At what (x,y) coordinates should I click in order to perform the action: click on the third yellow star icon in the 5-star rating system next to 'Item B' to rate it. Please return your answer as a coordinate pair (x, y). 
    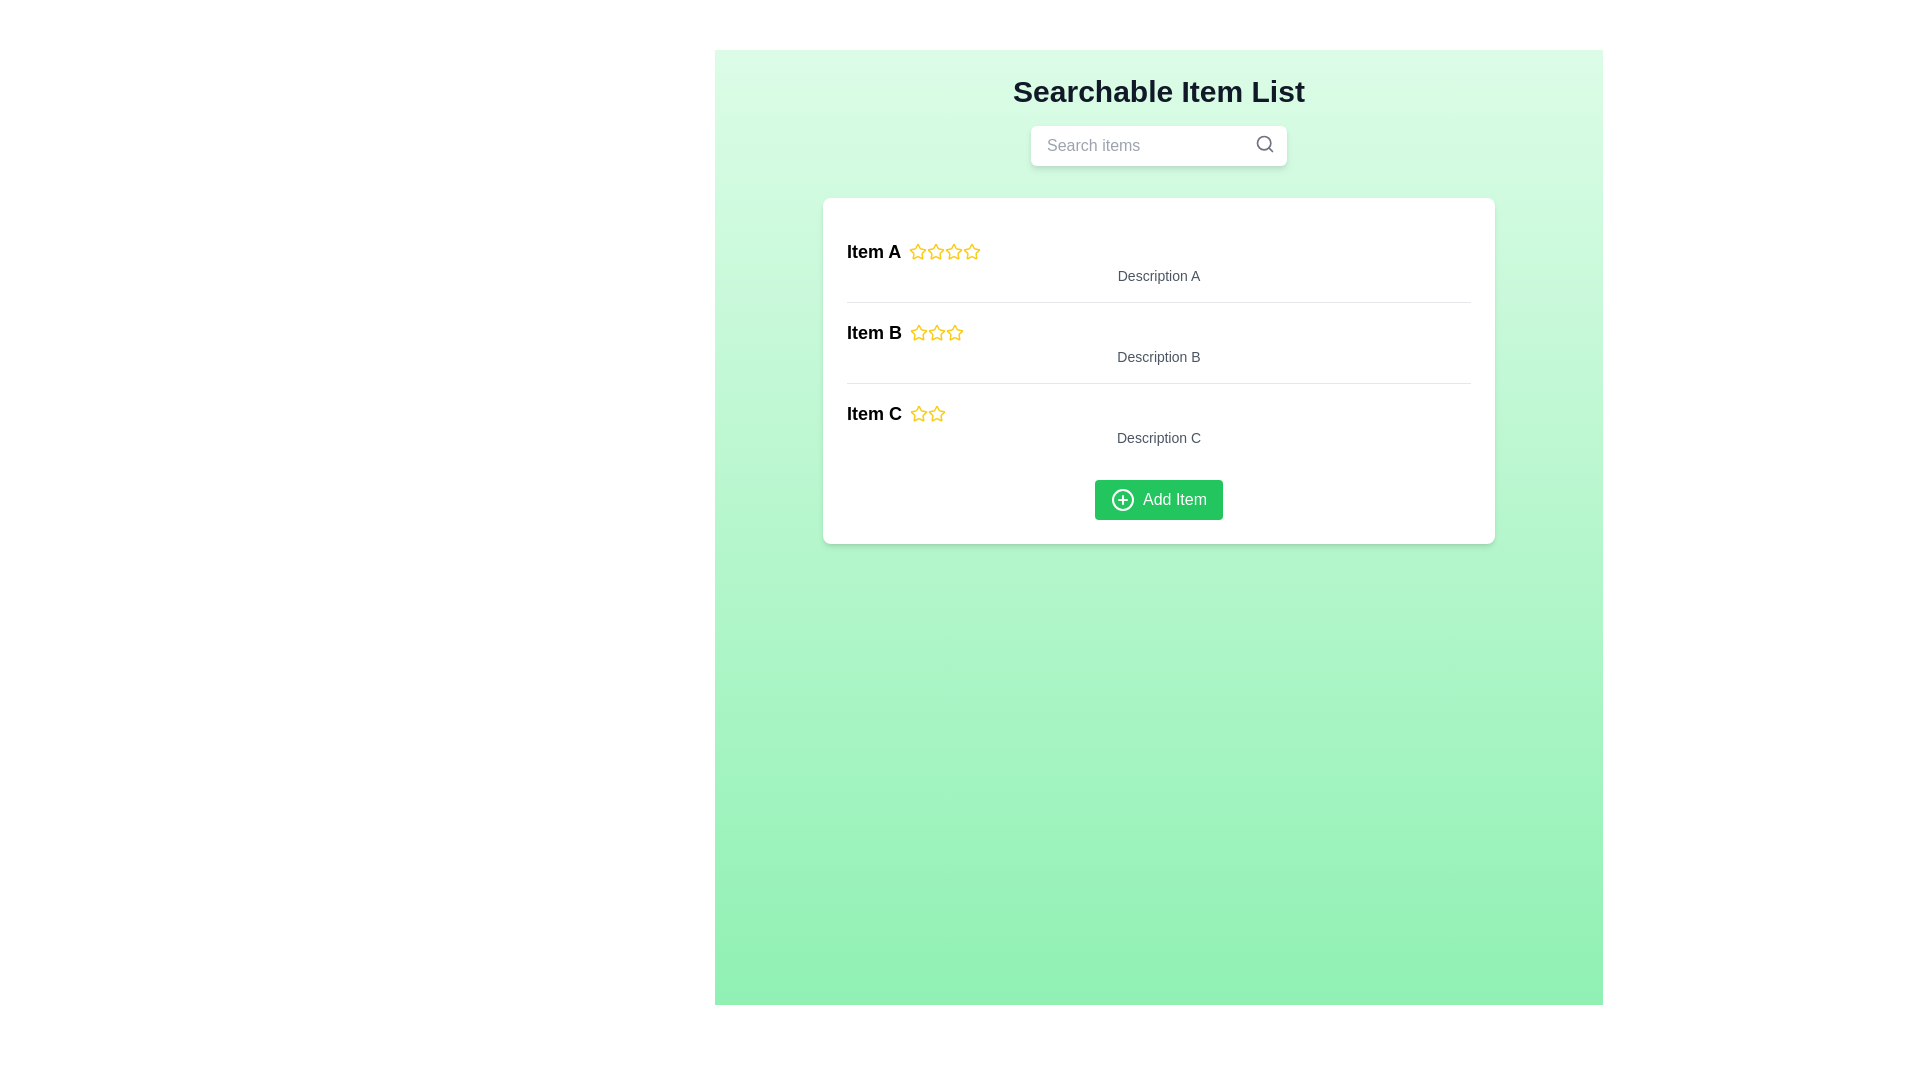
    Looking at the image, I should click on (954, 331).